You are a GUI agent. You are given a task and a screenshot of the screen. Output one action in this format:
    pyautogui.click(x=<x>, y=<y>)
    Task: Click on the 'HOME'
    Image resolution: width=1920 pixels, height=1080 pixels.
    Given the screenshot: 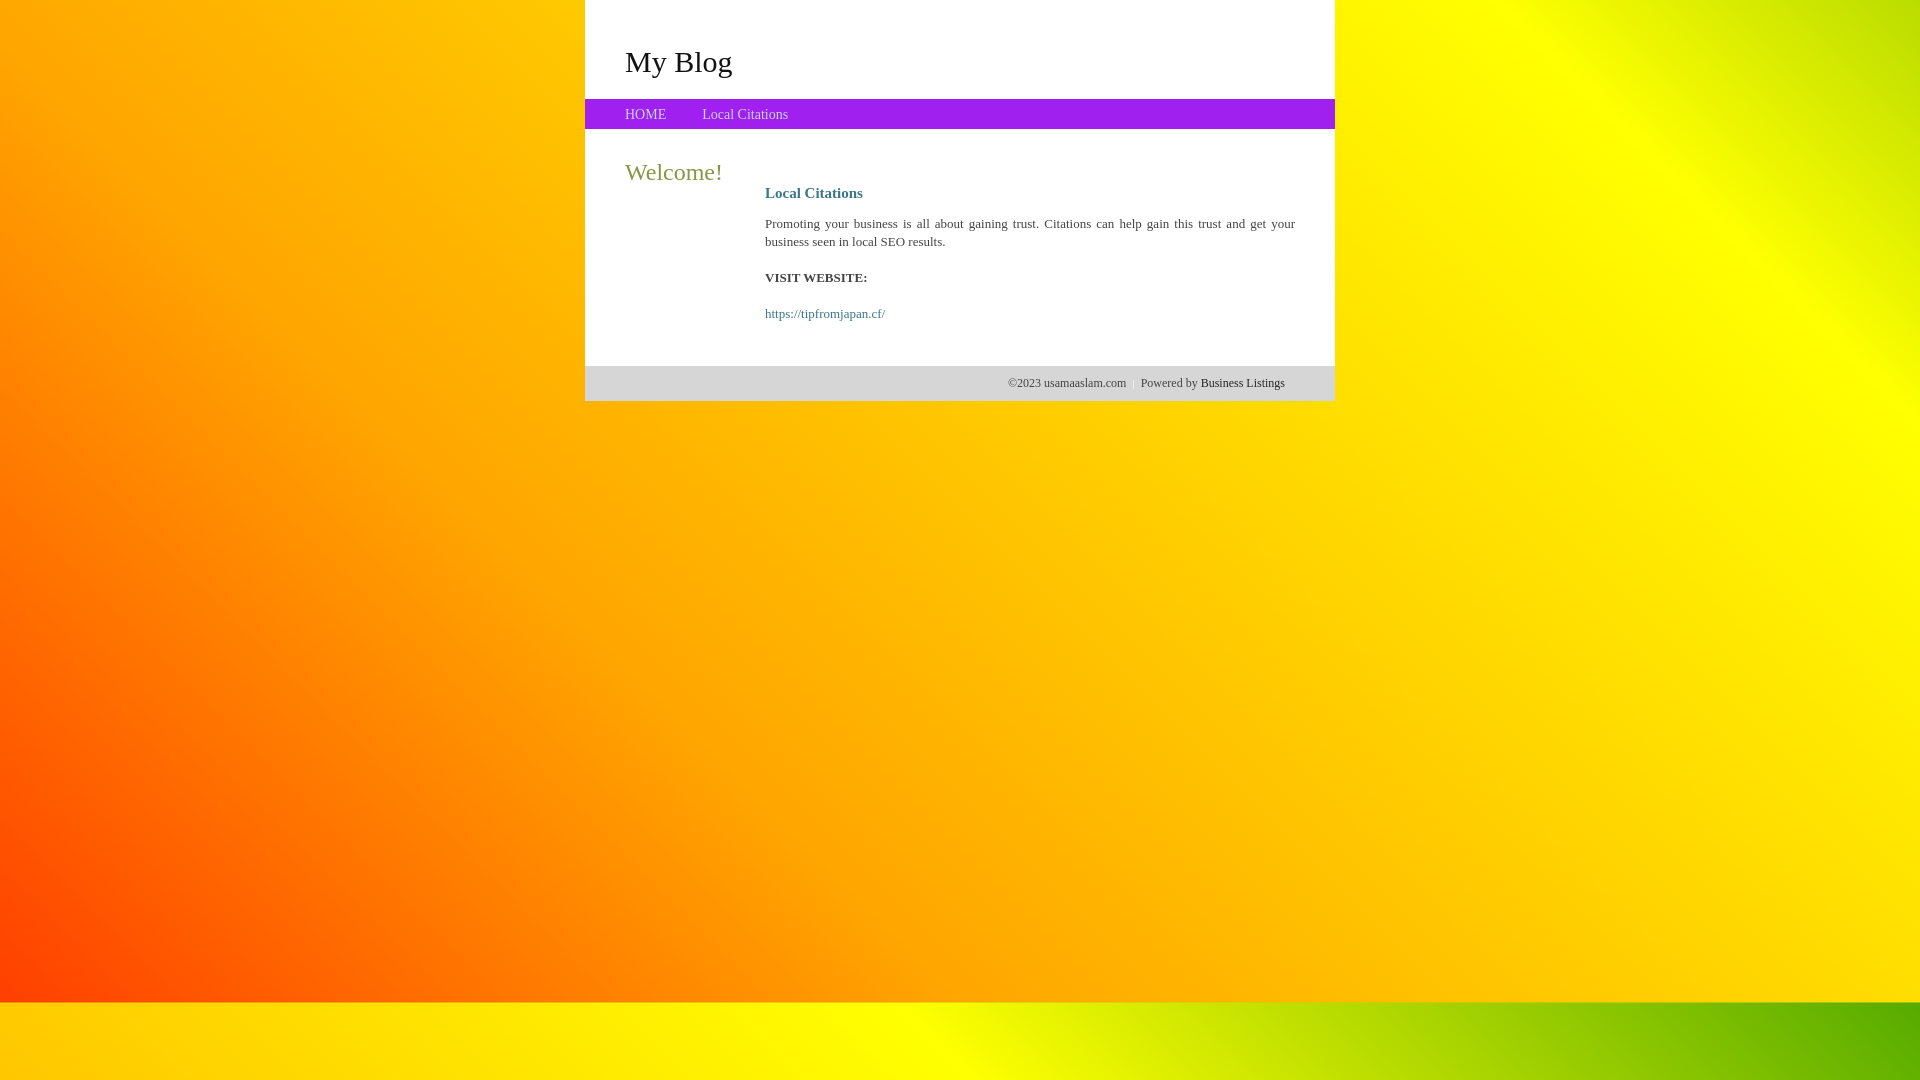 What is the action you would take?
    pyautogui.click(x=645, y=114)
    